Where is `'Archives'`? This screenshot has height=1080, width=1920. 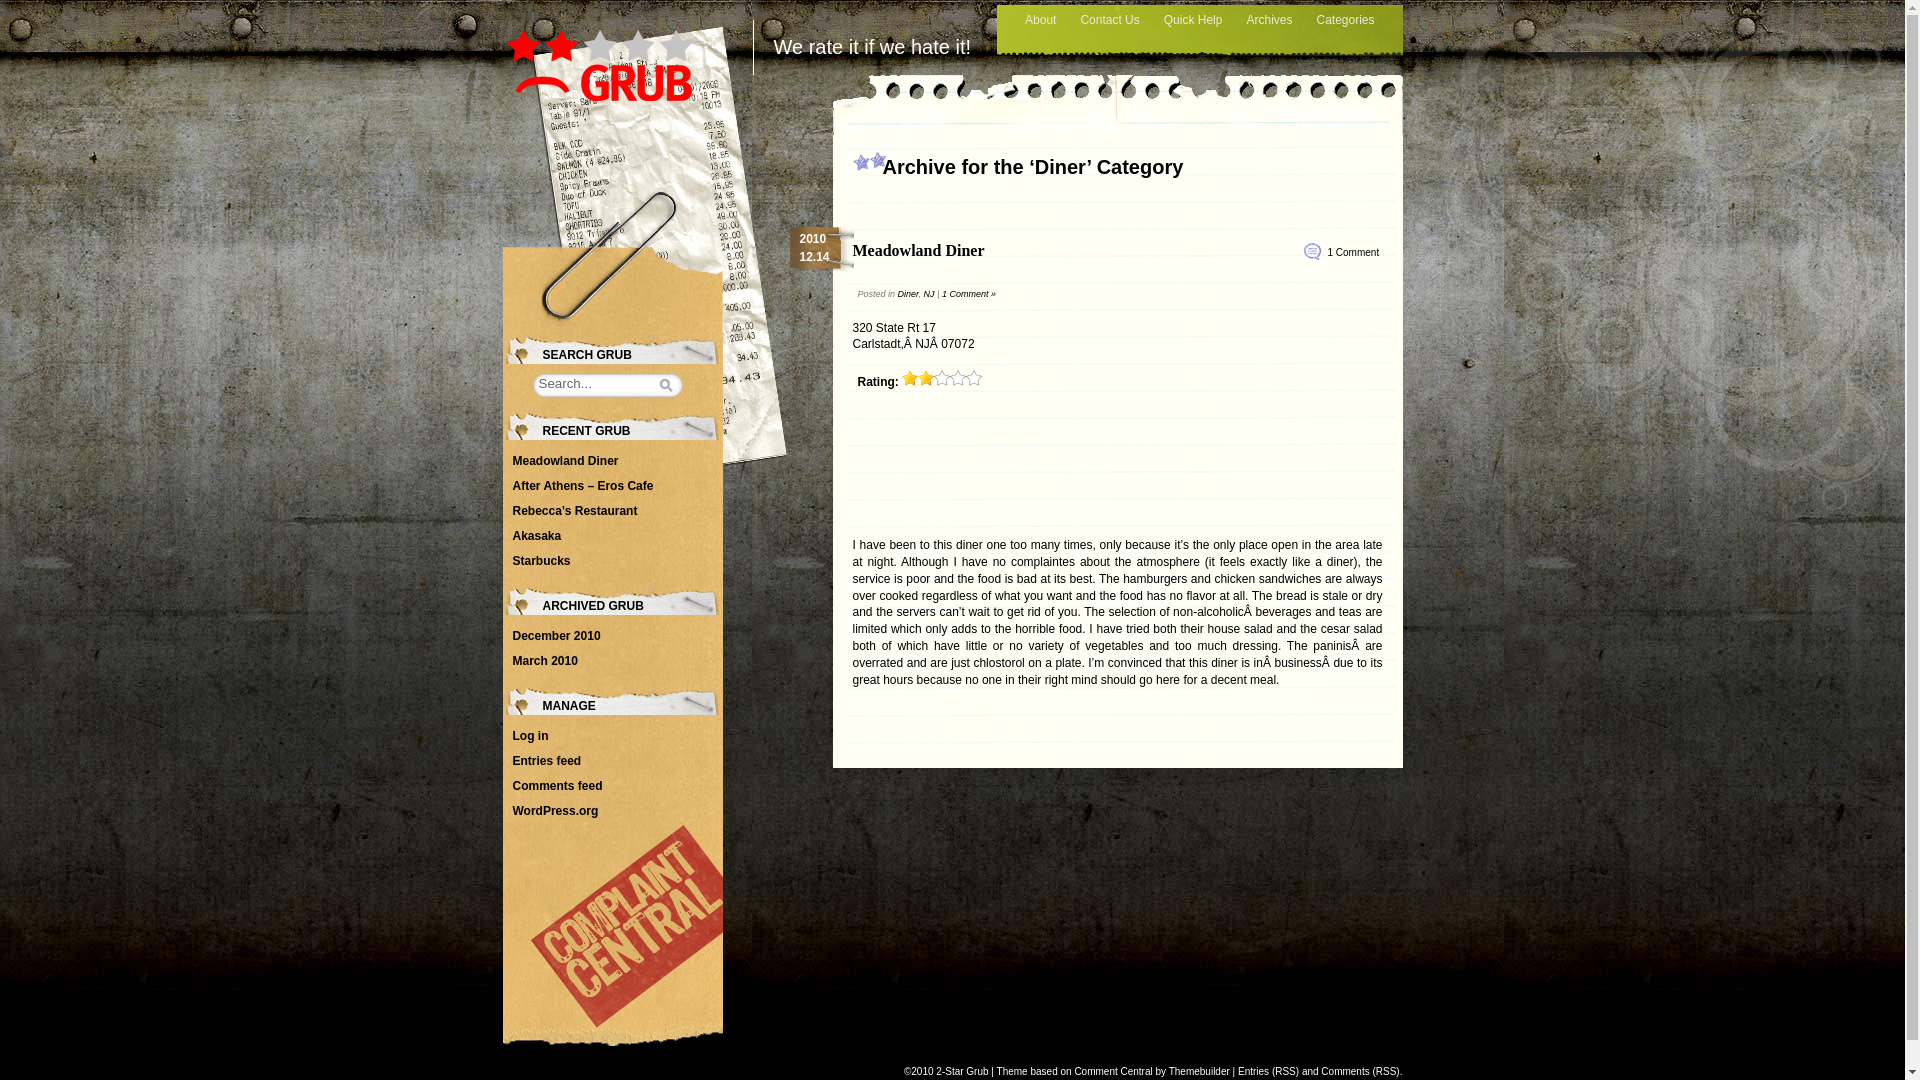 'Archives' is located at coordinates (1267, 20).